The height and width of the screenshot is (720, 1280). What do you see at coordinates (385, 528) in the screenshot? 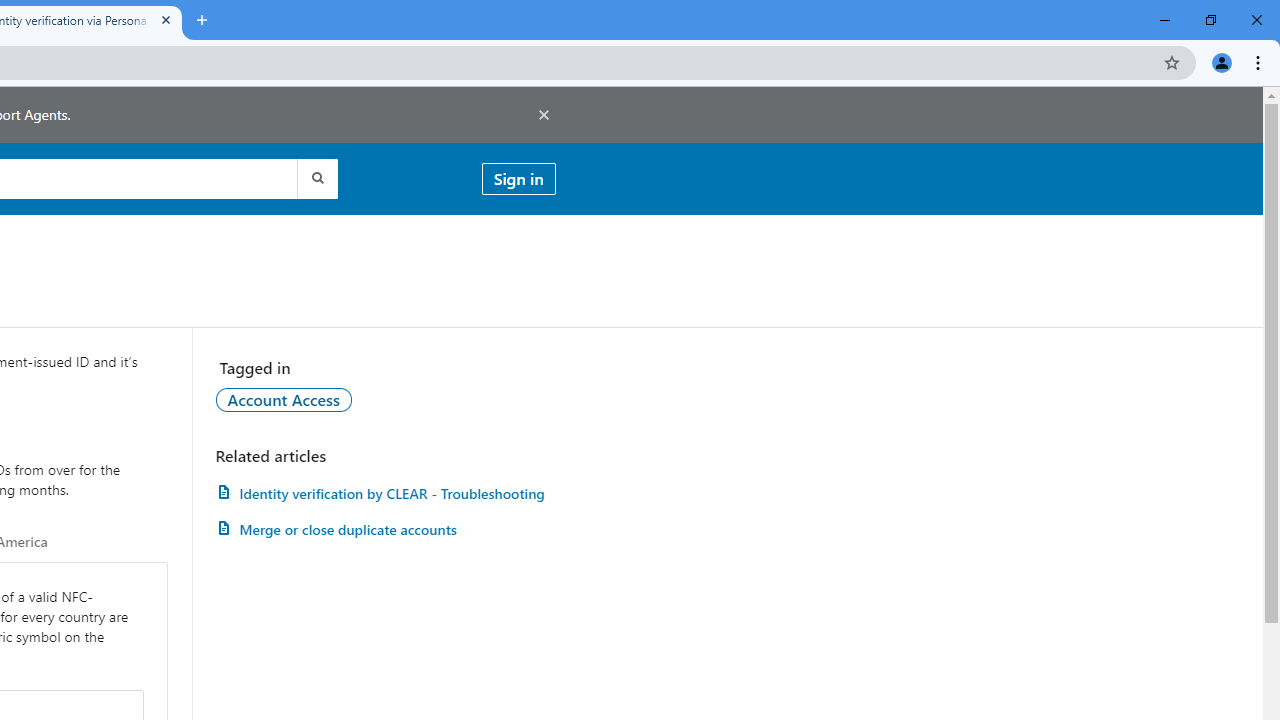
I see `'Merge or close duplicate accounts'` at bounding box center [385, 528].